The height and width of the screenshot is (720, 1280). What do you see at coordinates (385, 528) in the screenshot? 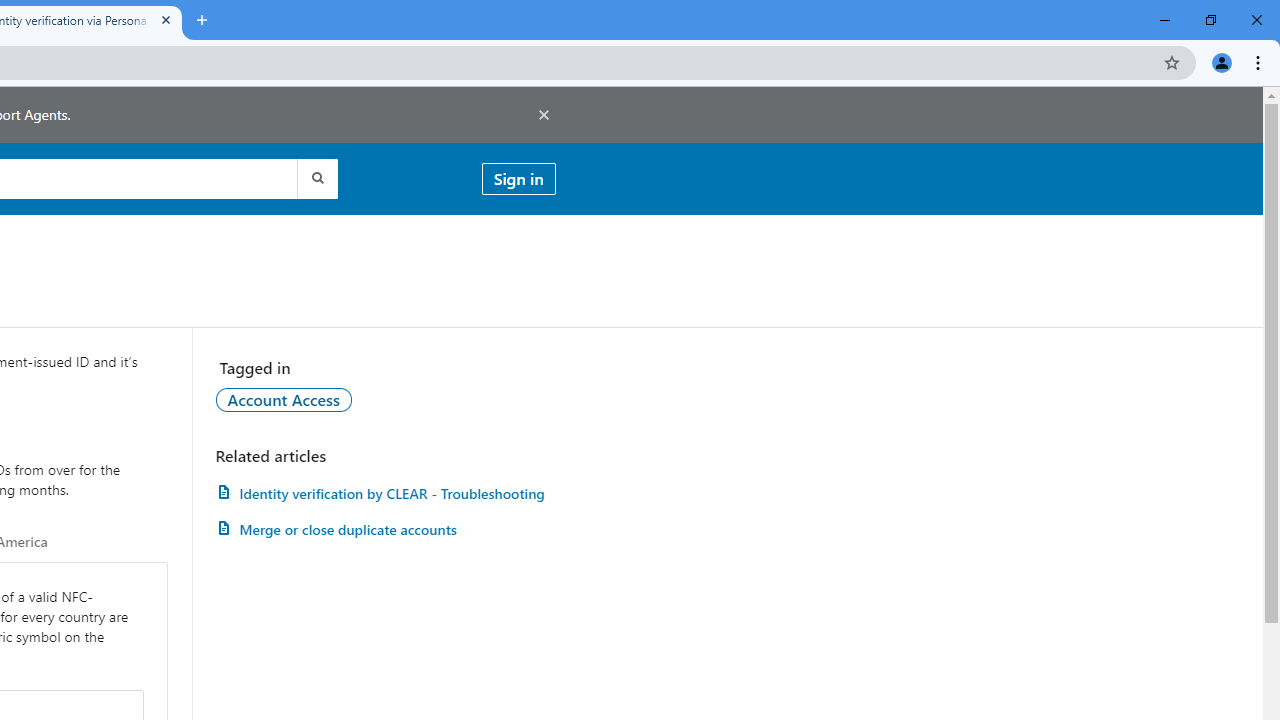
I see `'Merge or close duplicate accounts'` at bounding box center [385, 528].